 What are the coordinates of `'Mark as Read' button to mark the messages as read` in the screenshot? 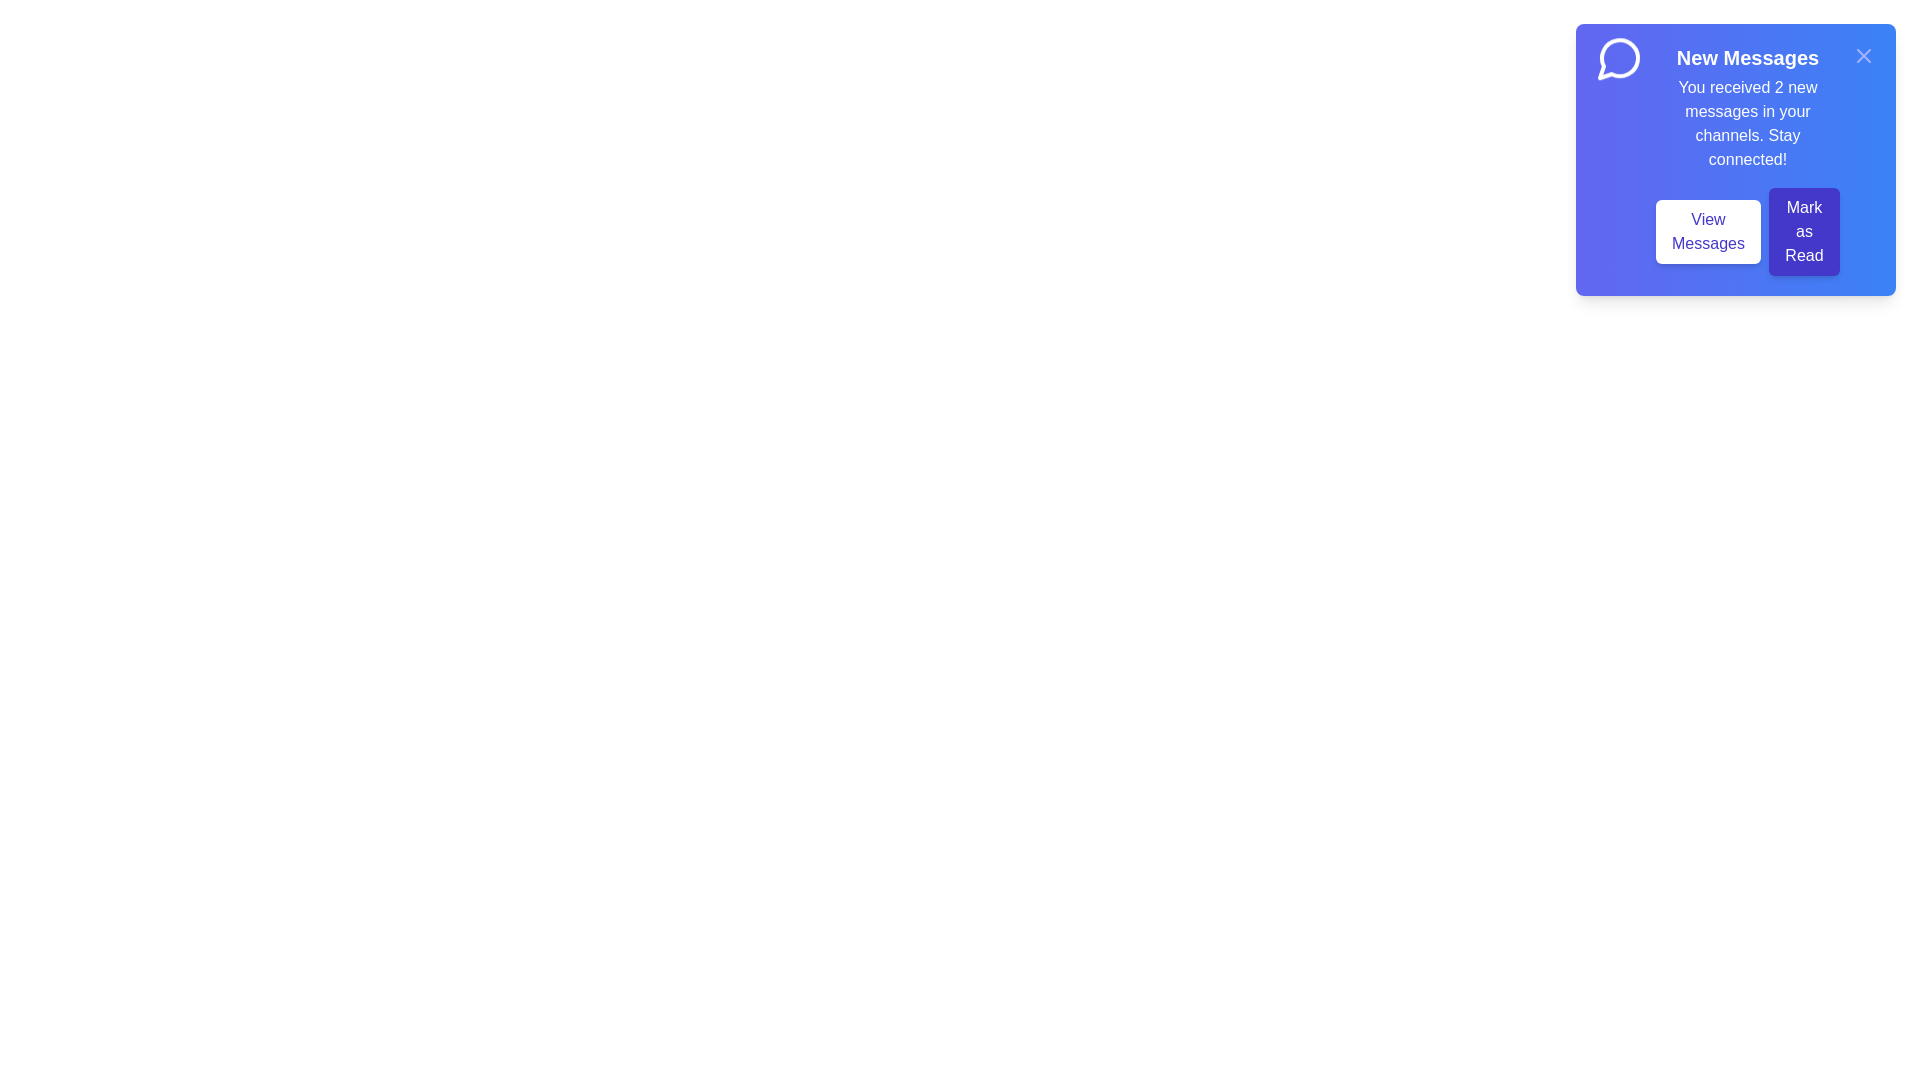 It's located at (1804, 230).